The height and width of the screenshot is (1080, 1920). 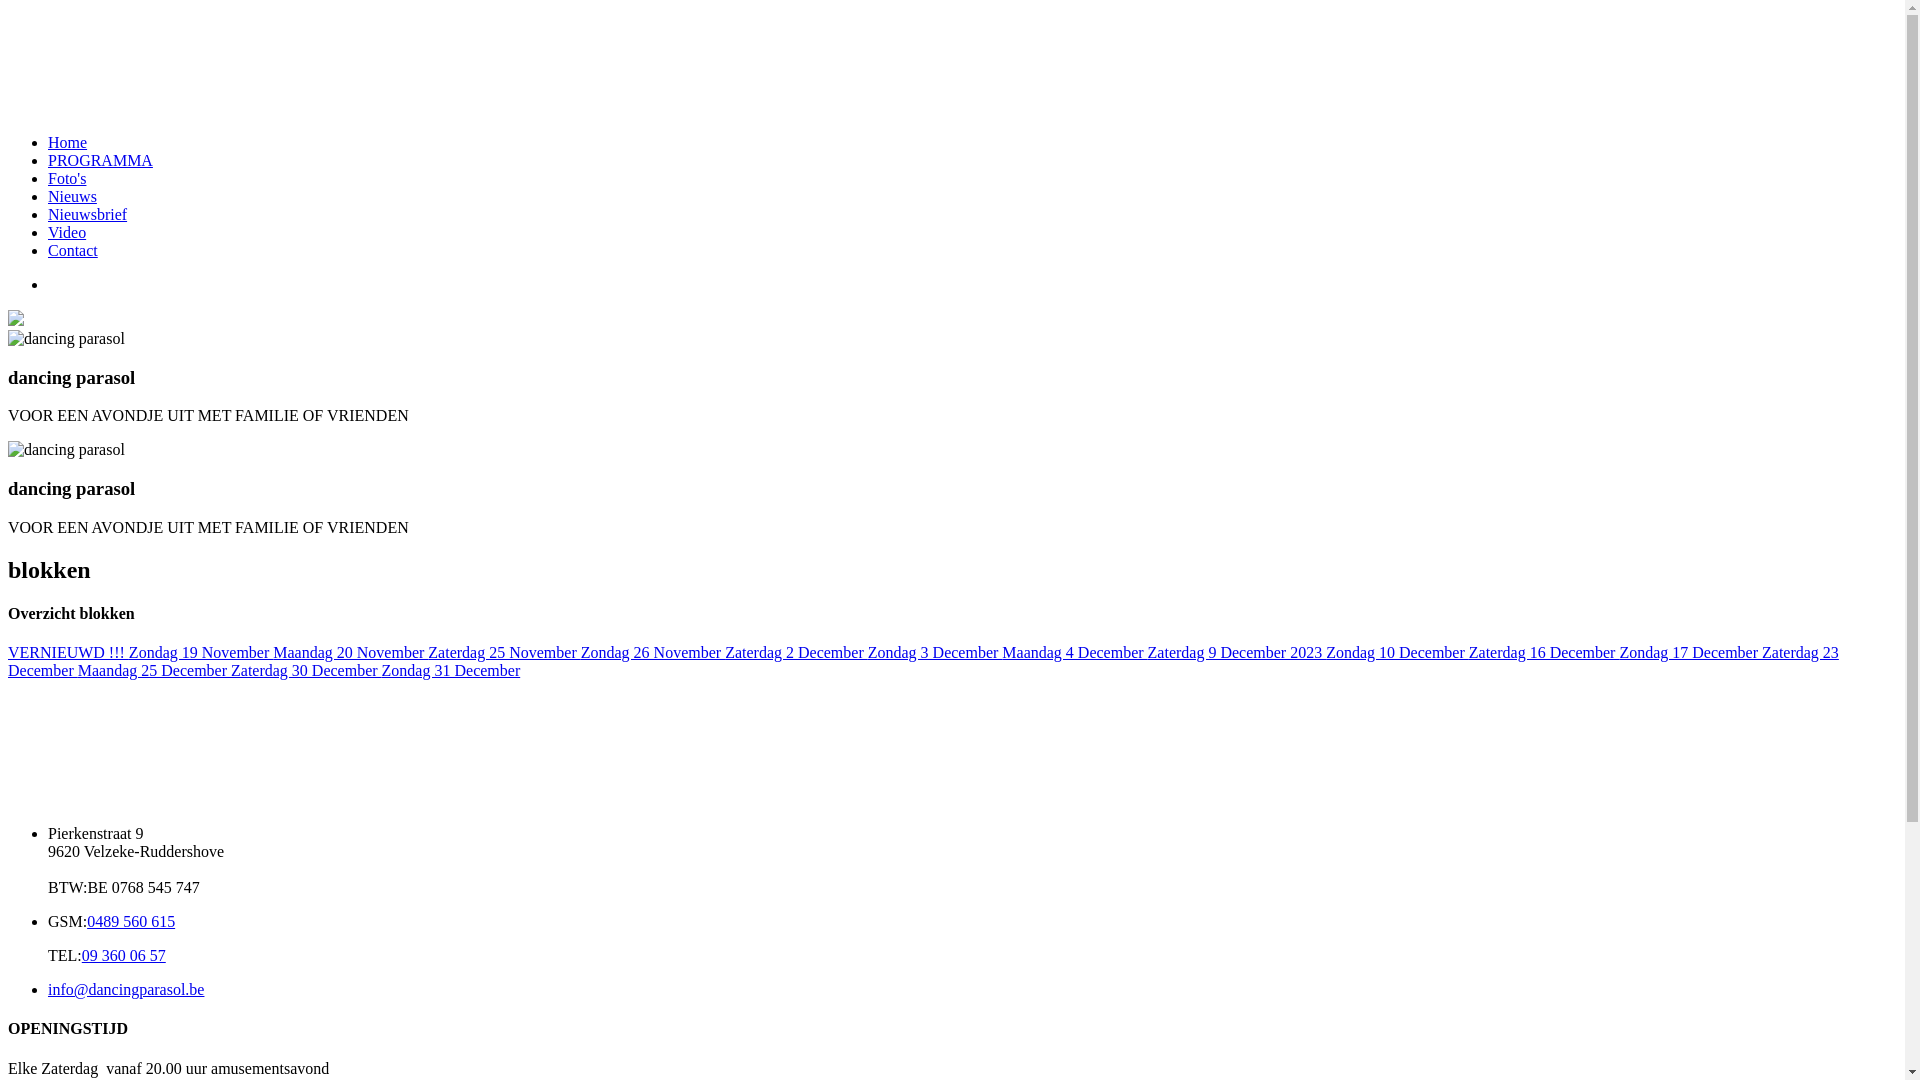 What do you see at coordinates (153, 670) in the screenshot?
I see `'Maandag 25 December'` at bounding box center [153, 670].